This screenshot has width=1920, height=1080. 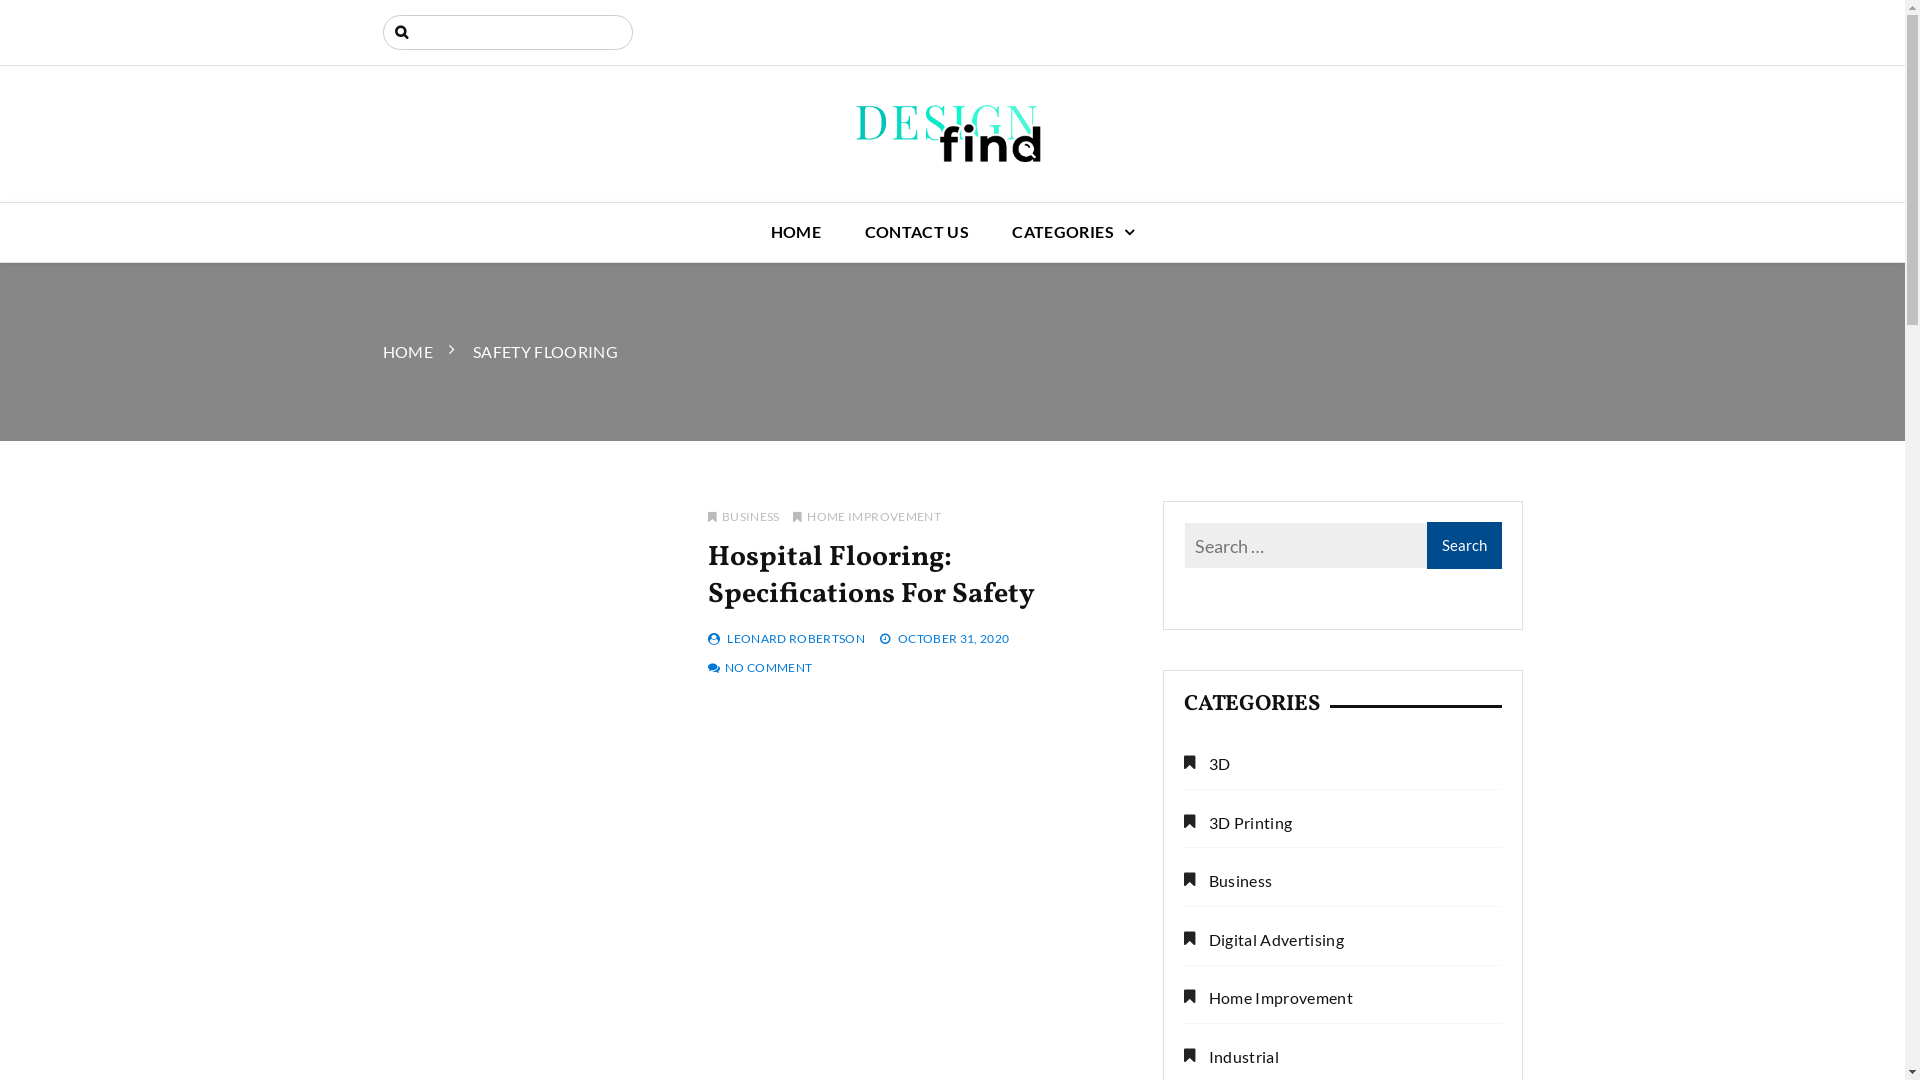 What do you see at coordinates (871, 575) in the screenshot?
I see `'Hospital Flooring: Specifications For Safety'` at bounding box center [871, 575].